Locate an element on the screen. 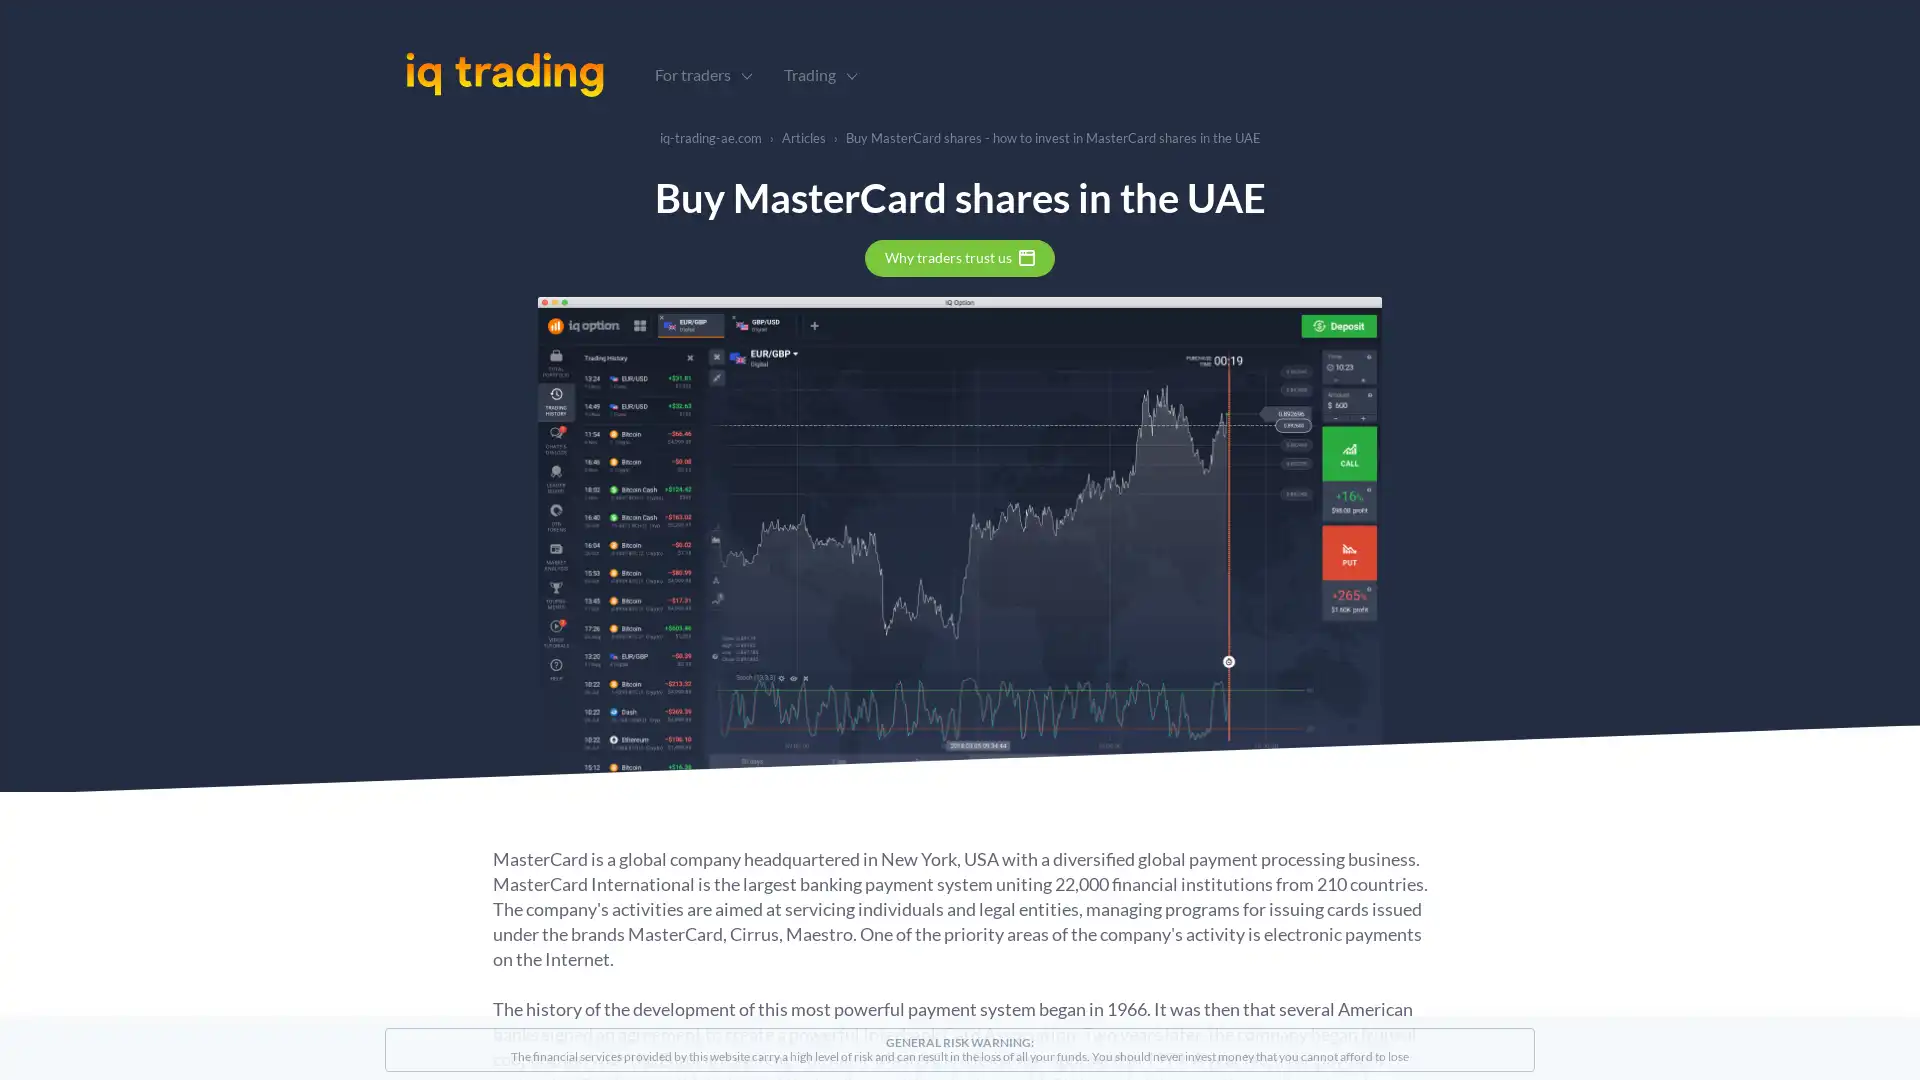  Why traders trust us is located at coordinates (960, 257).